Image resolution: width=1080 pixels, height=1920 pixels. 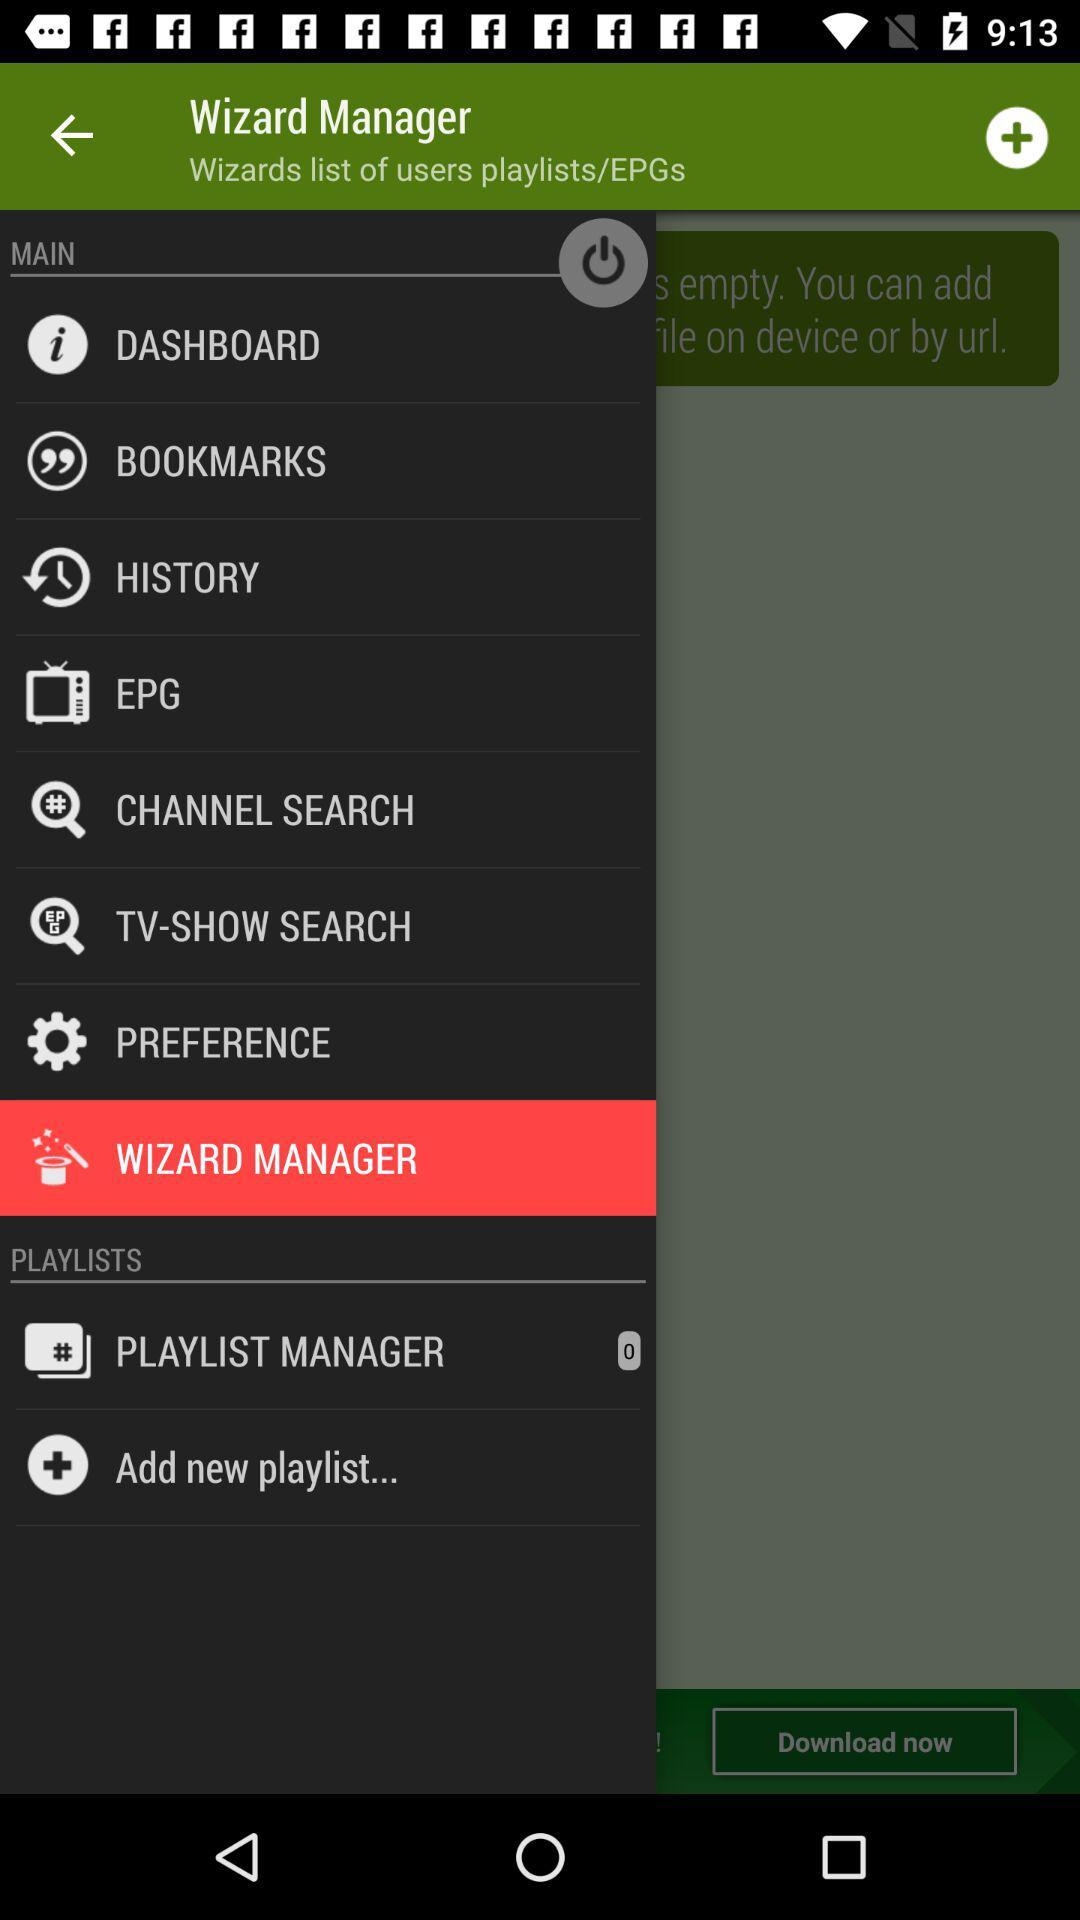 What do you see at coordinates (221, 459) in the screenshot?
I see `bookmarks item` at bounding box center [221, 459].